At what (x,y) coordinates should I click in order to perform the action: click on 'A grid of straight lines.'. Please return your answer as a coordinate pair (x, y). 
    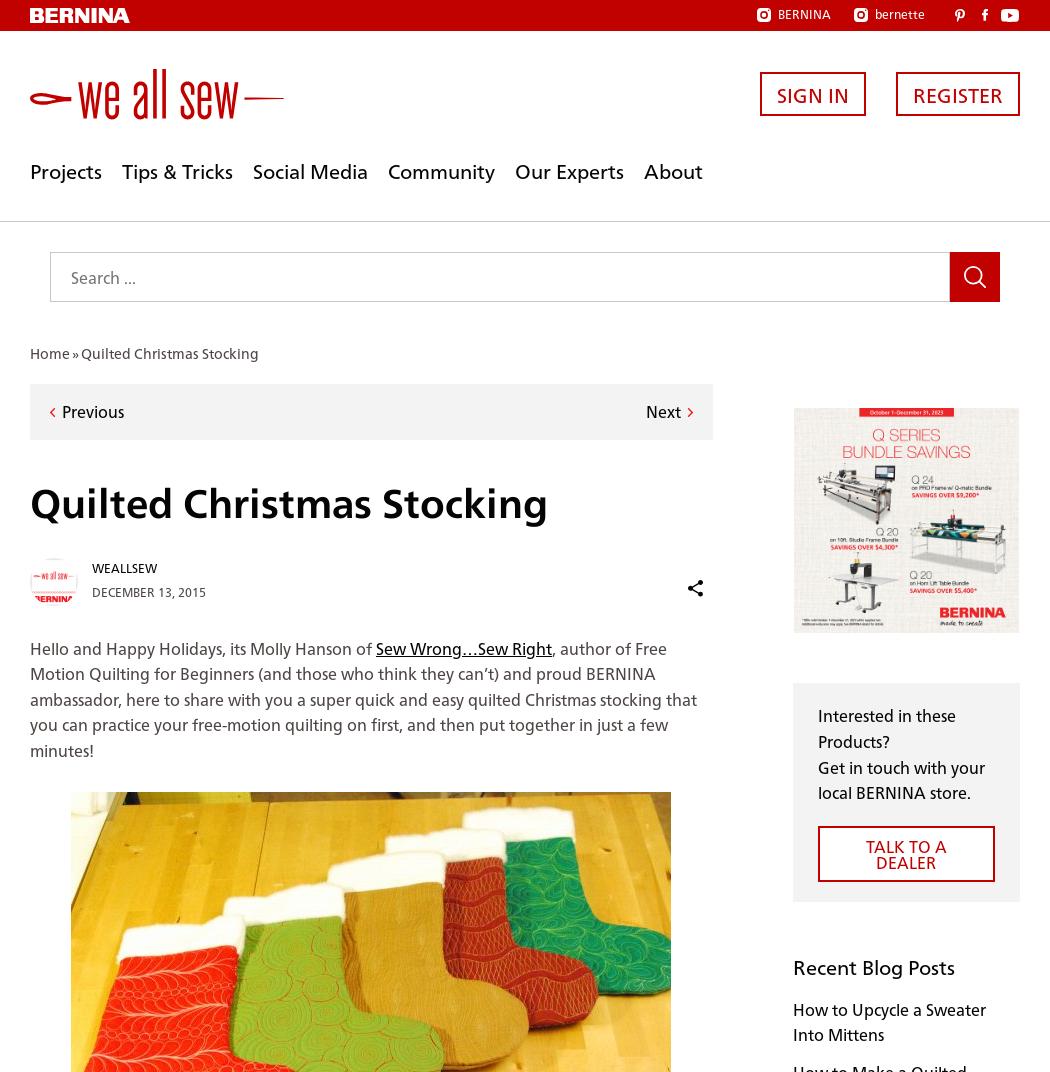
    Looking at the image, I should click on (30, 1059).